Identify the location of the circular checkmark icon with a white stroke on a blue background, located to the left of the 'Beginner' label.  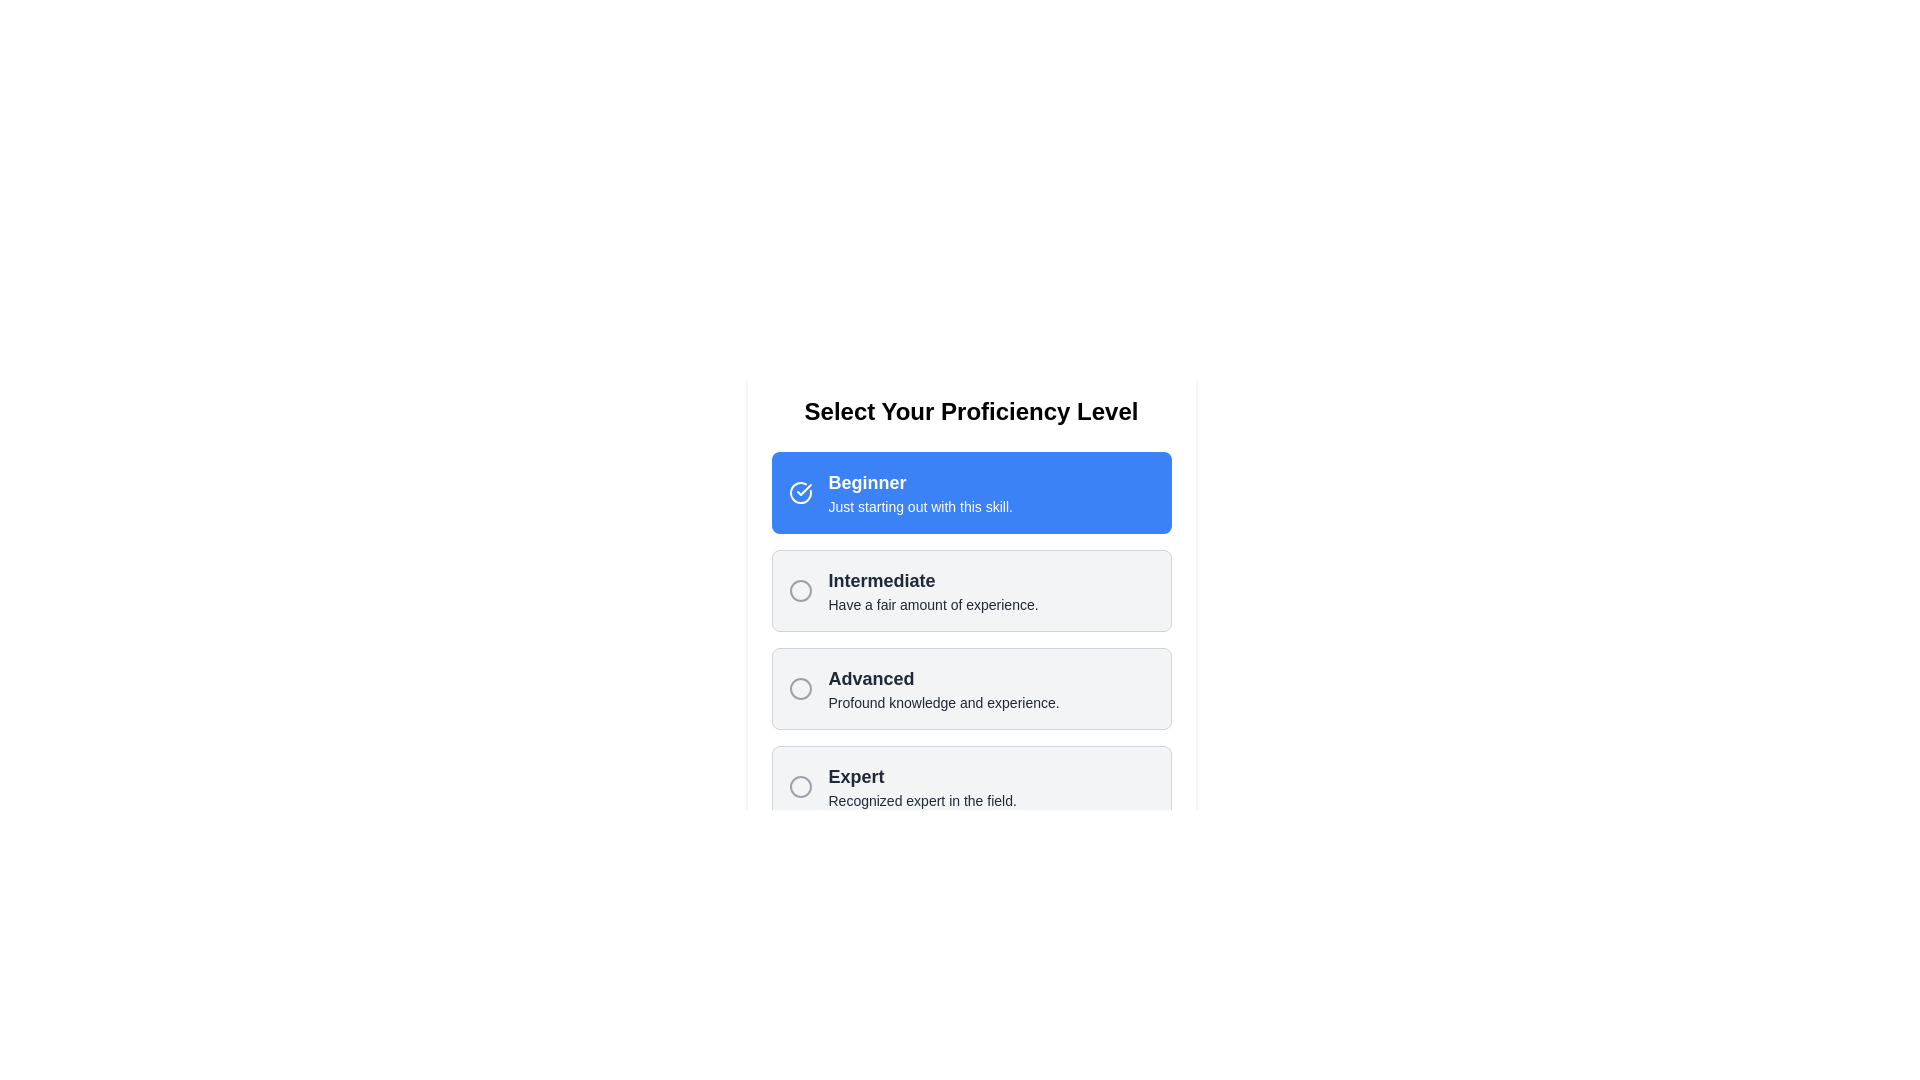
(800, 493).